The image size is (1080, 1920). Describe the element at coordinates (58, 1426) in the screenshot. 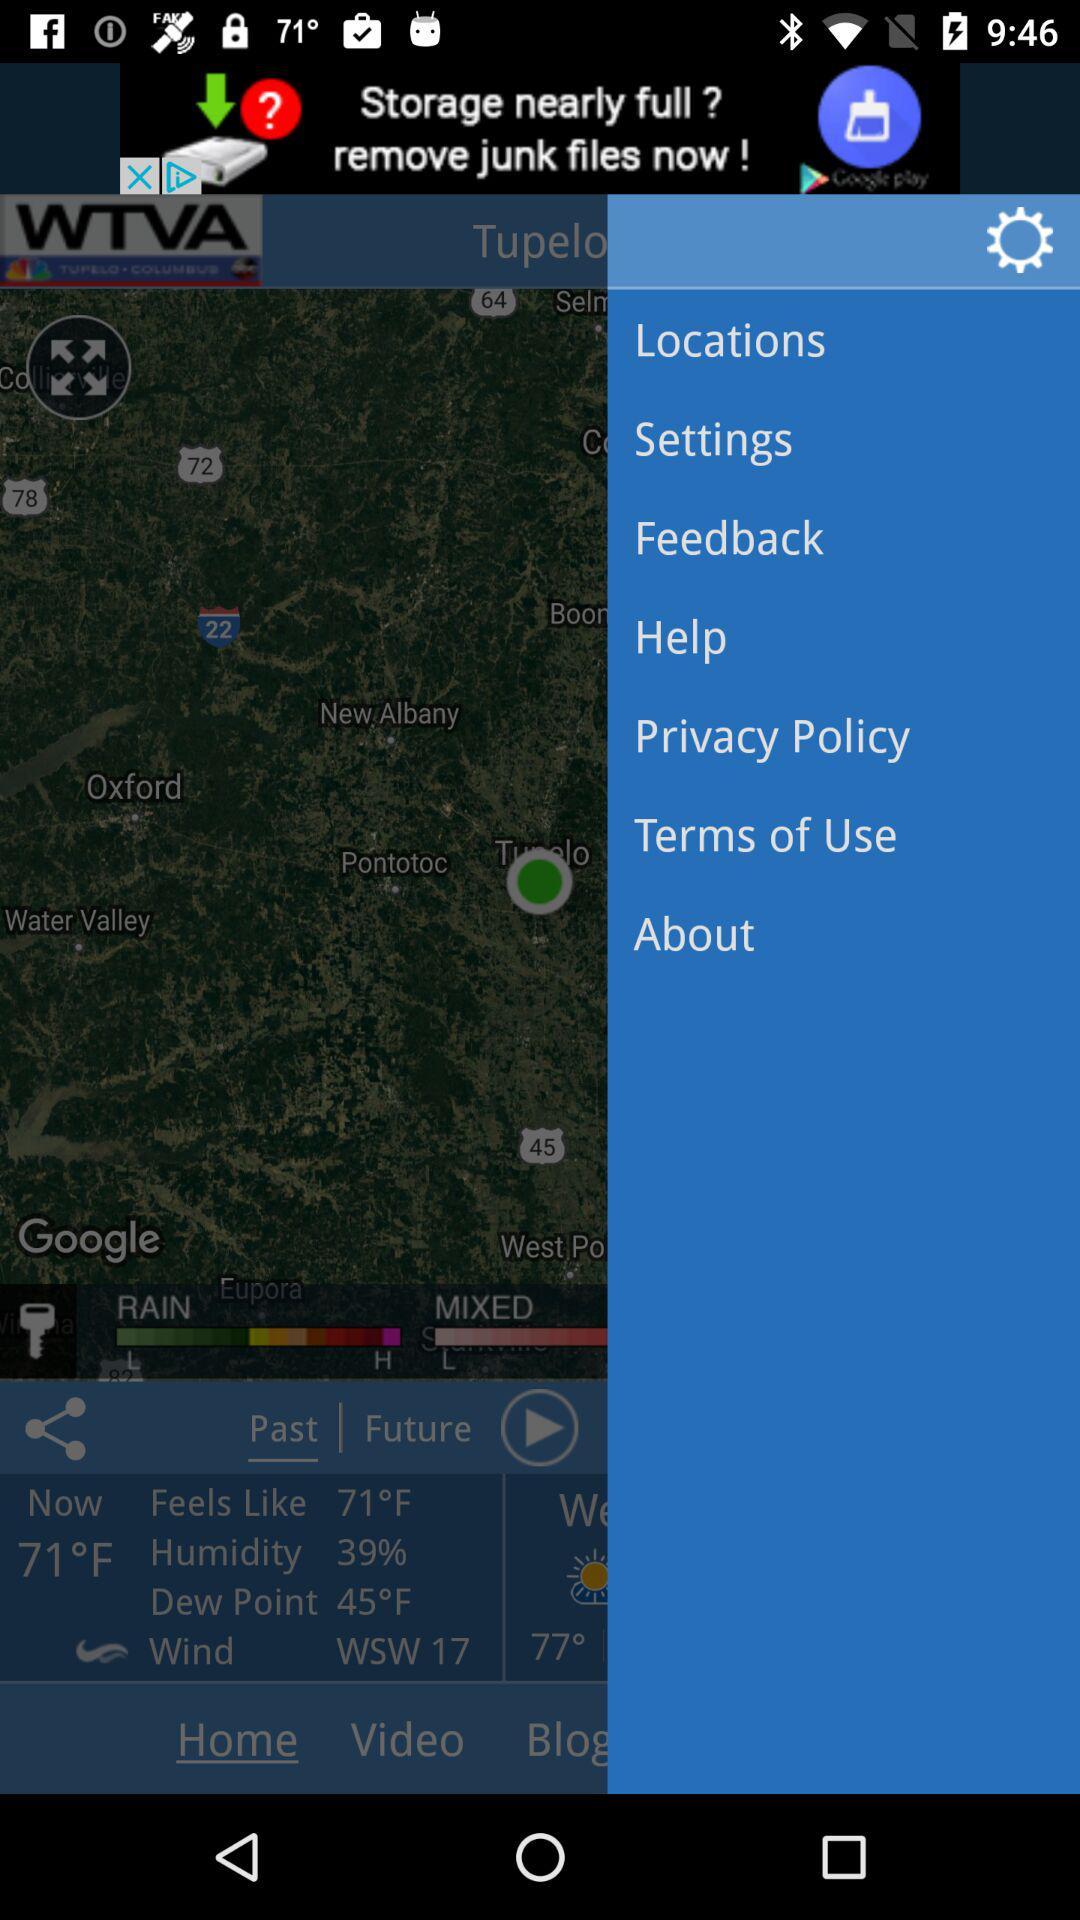

I see `the share icon` at that location.